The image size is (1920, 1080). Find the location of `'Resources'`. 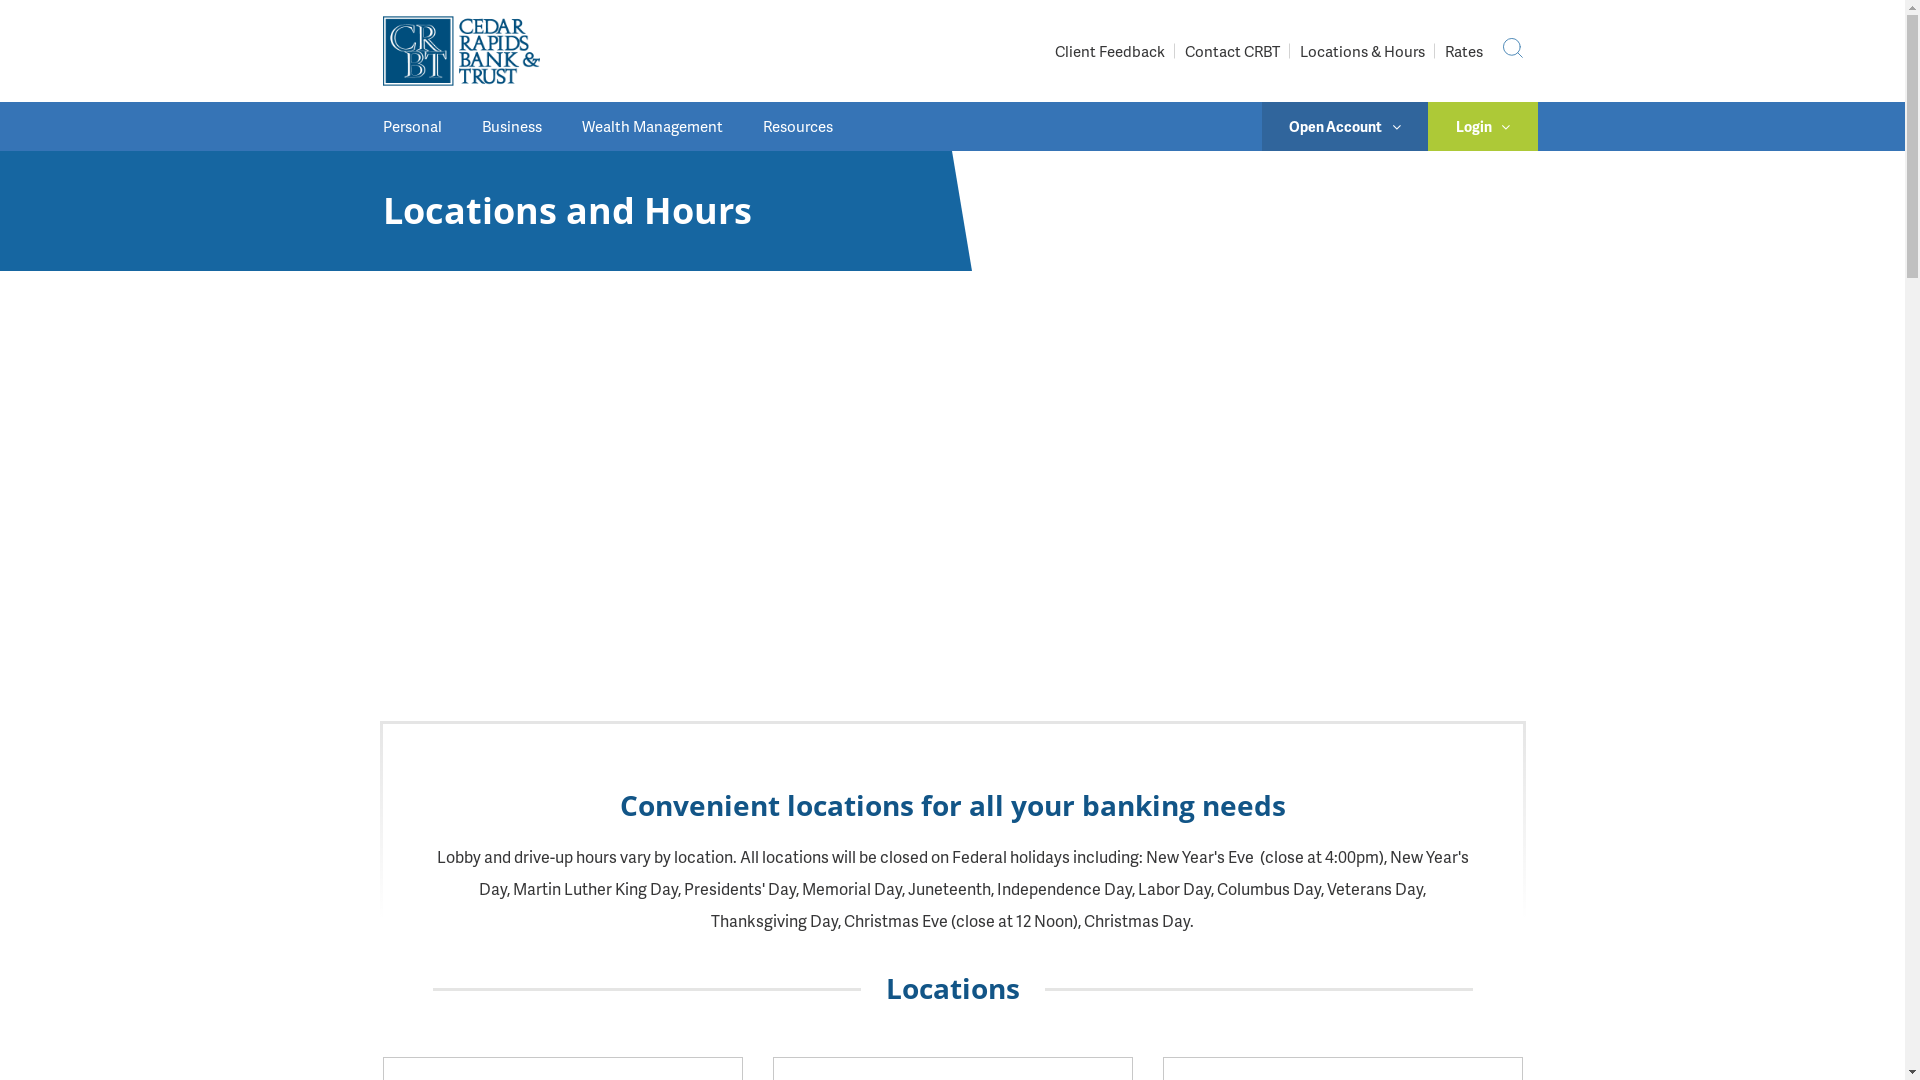

'Resources' is located at coordinates (795, 126).